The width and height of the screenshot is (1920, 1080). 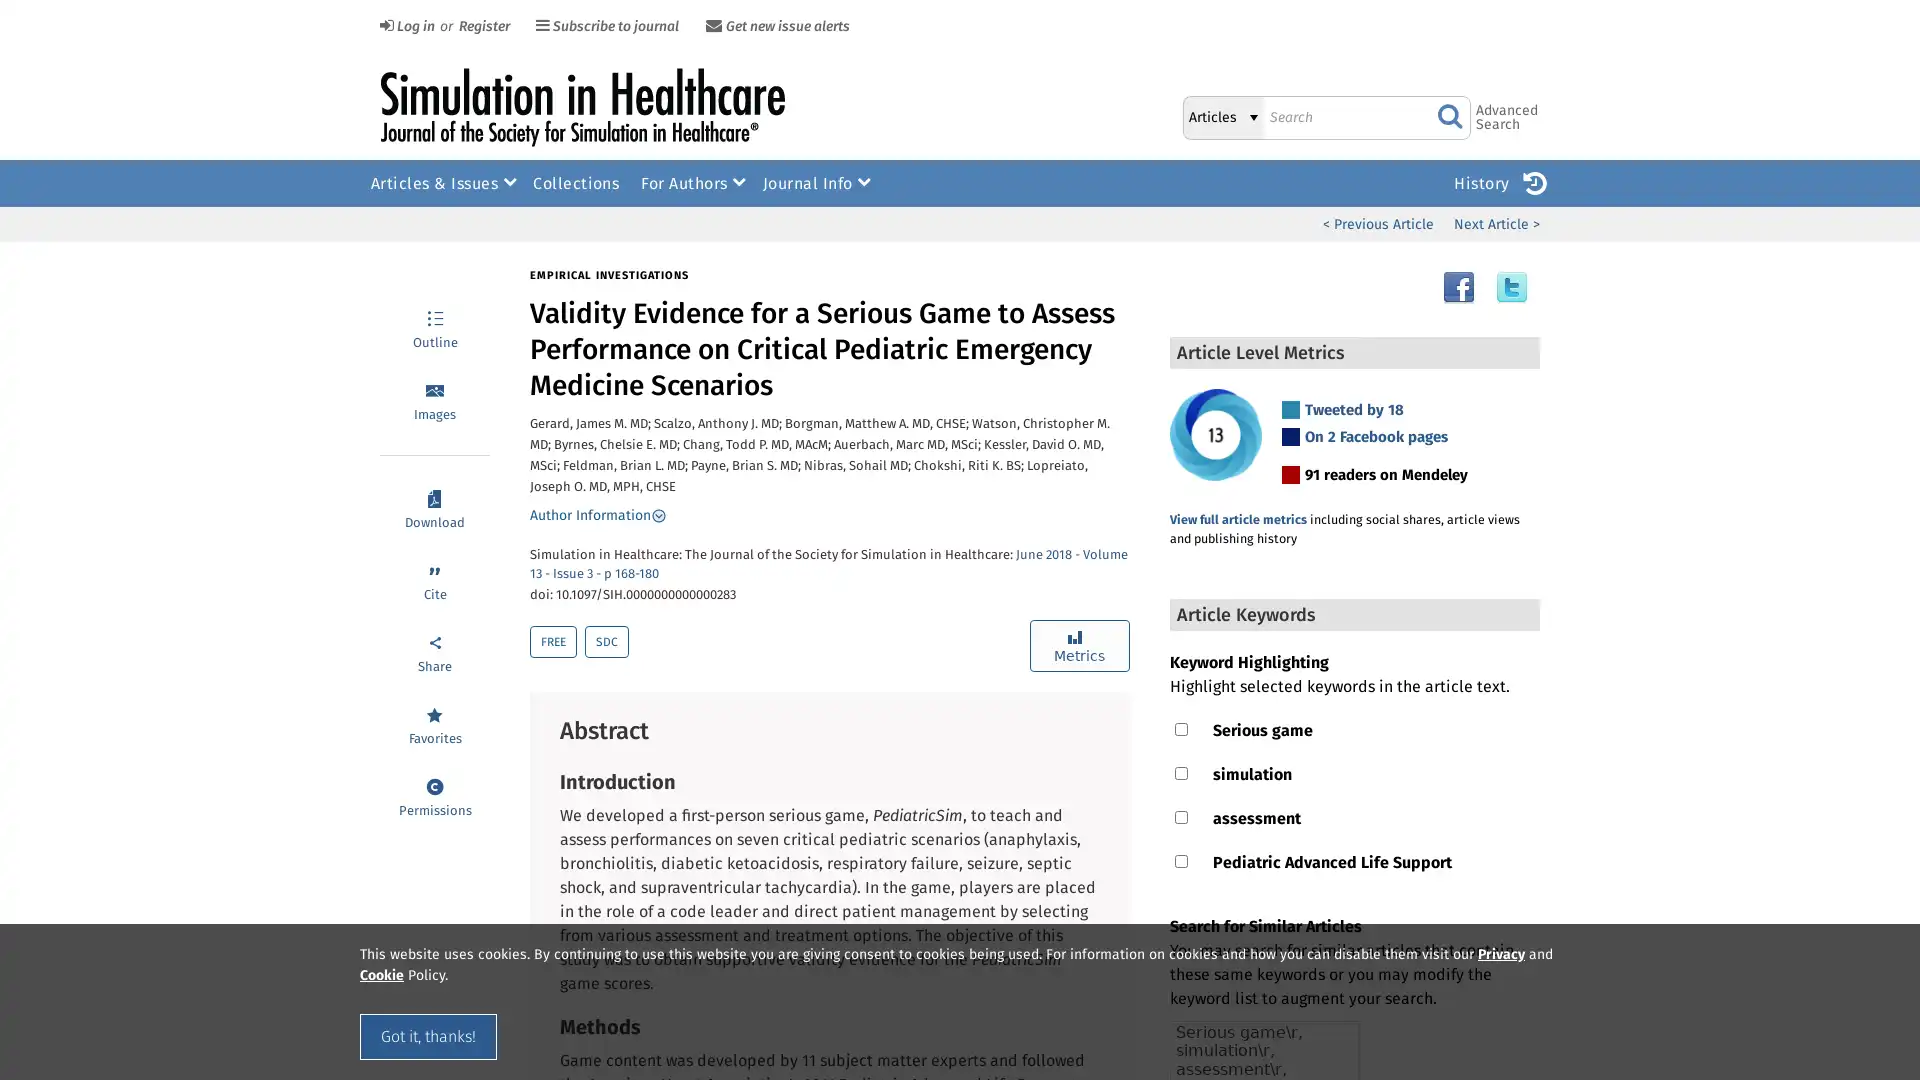 What do you see at coordinates (434, 400) in the screenshot?
I see `Images` at bounding box center [434, 400].